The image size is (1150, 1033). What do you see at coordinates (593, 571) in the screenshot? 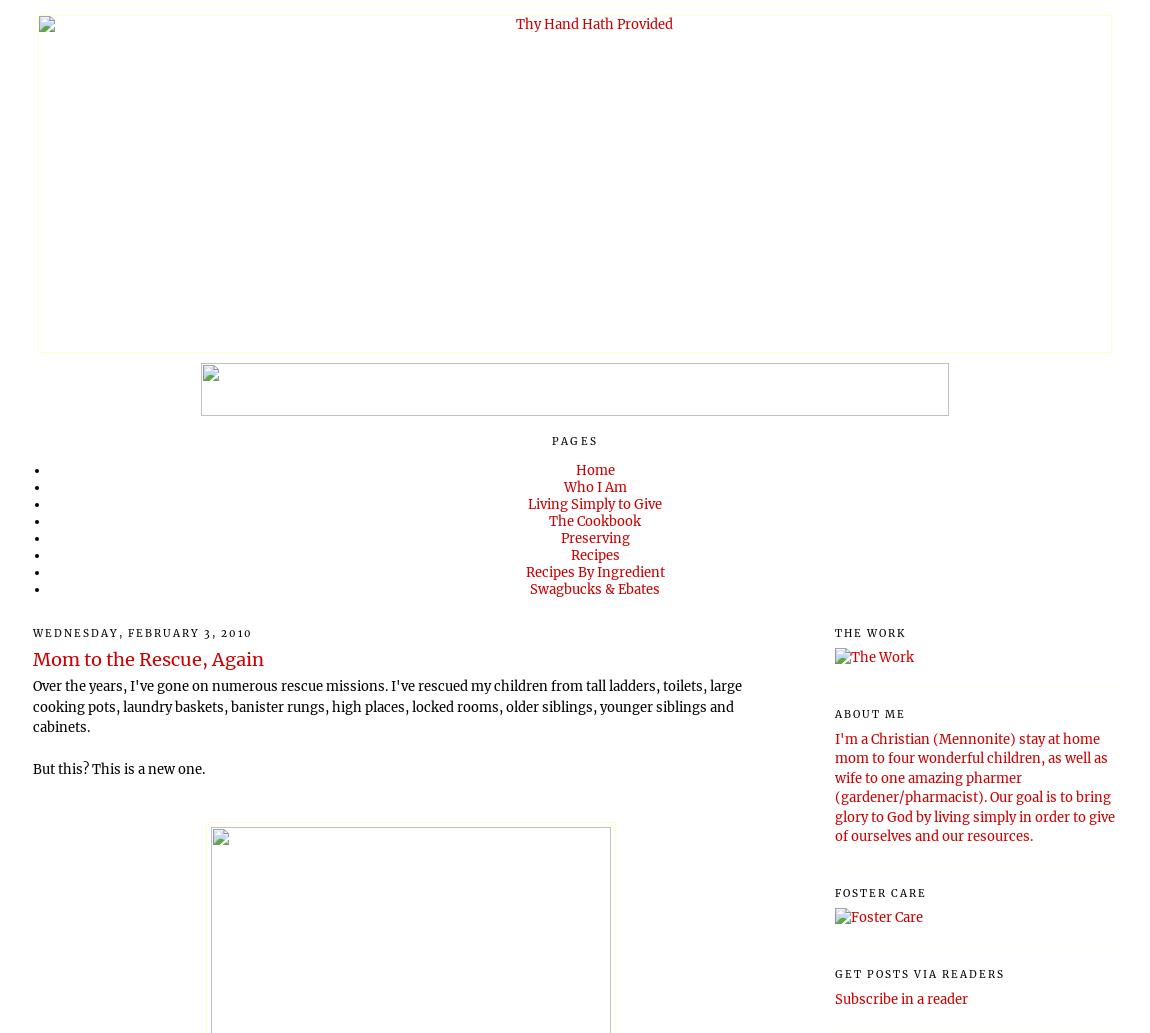
I see `'Recipes By Ingredient'` at bounding box center [593, 571].